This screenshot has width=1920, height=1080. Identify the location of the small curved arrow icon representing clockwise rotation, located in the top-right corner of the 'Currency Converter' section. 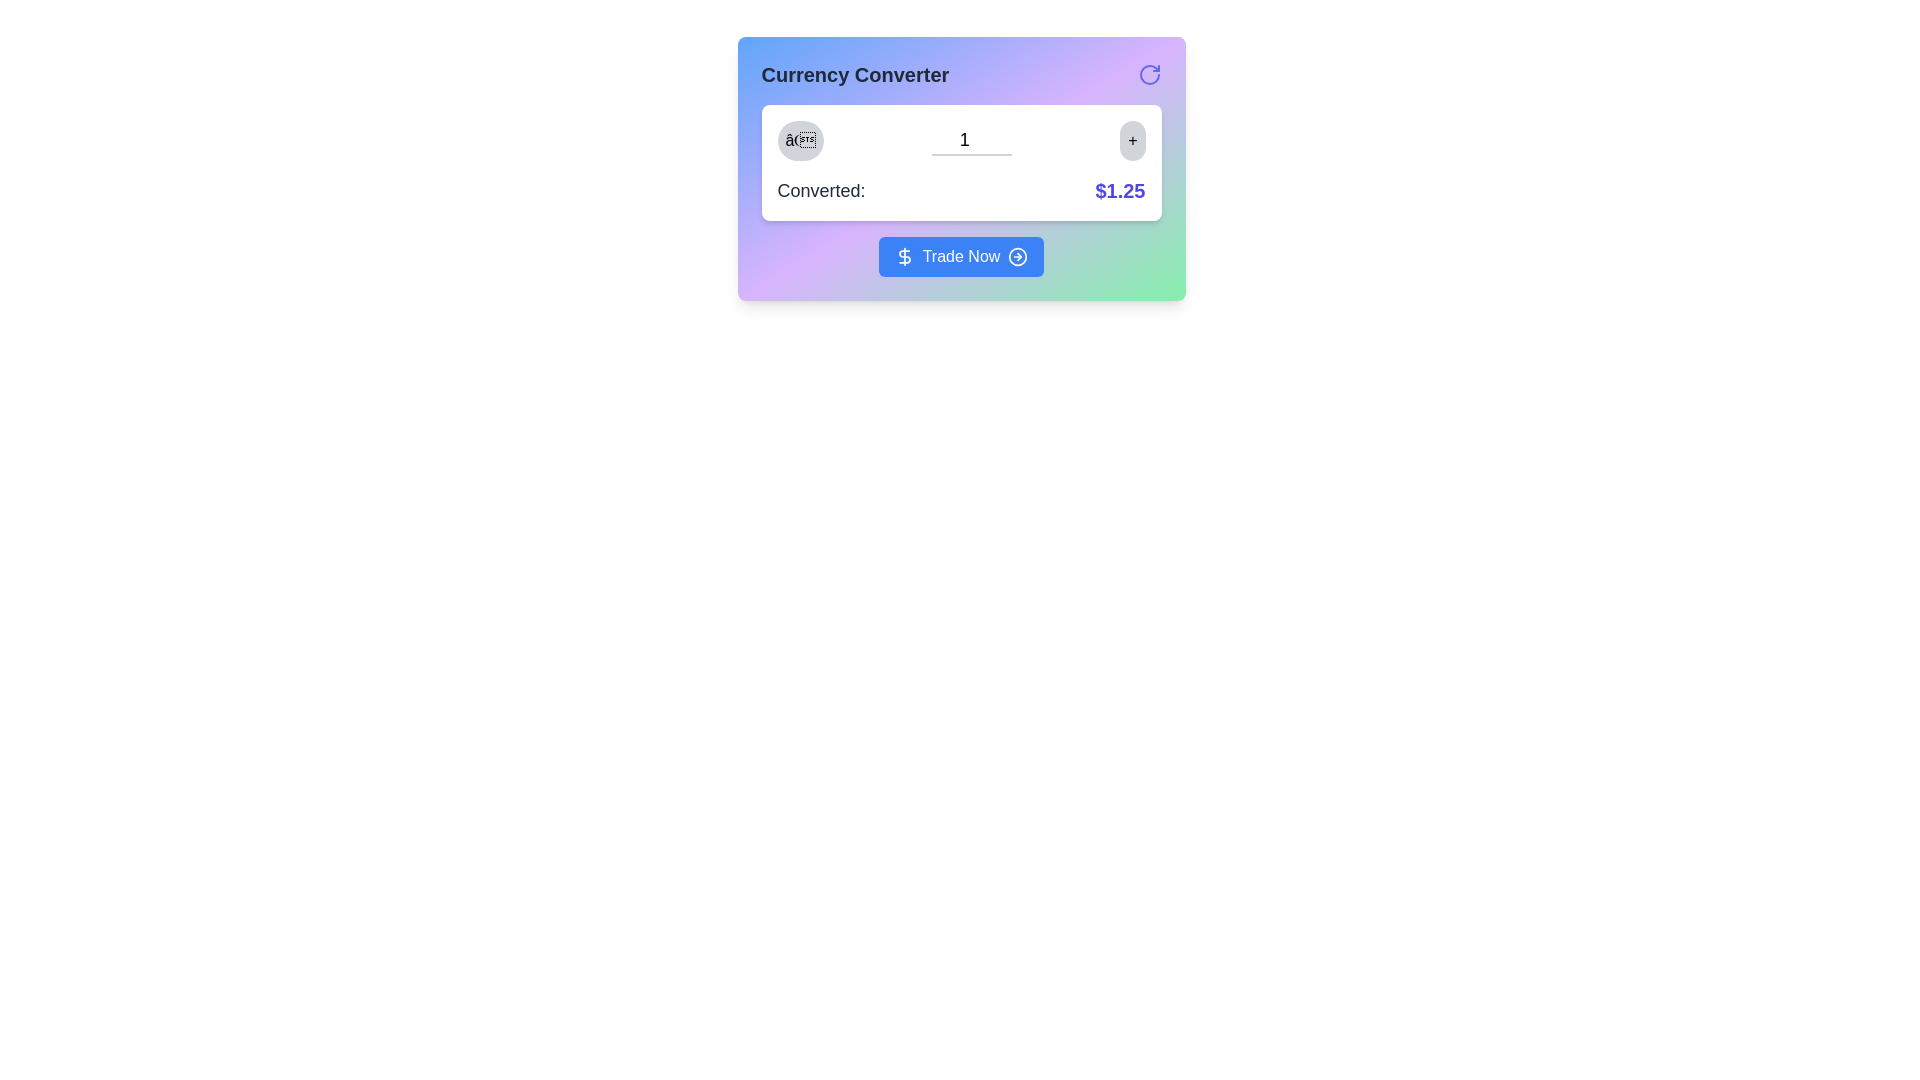
(1149, 73).